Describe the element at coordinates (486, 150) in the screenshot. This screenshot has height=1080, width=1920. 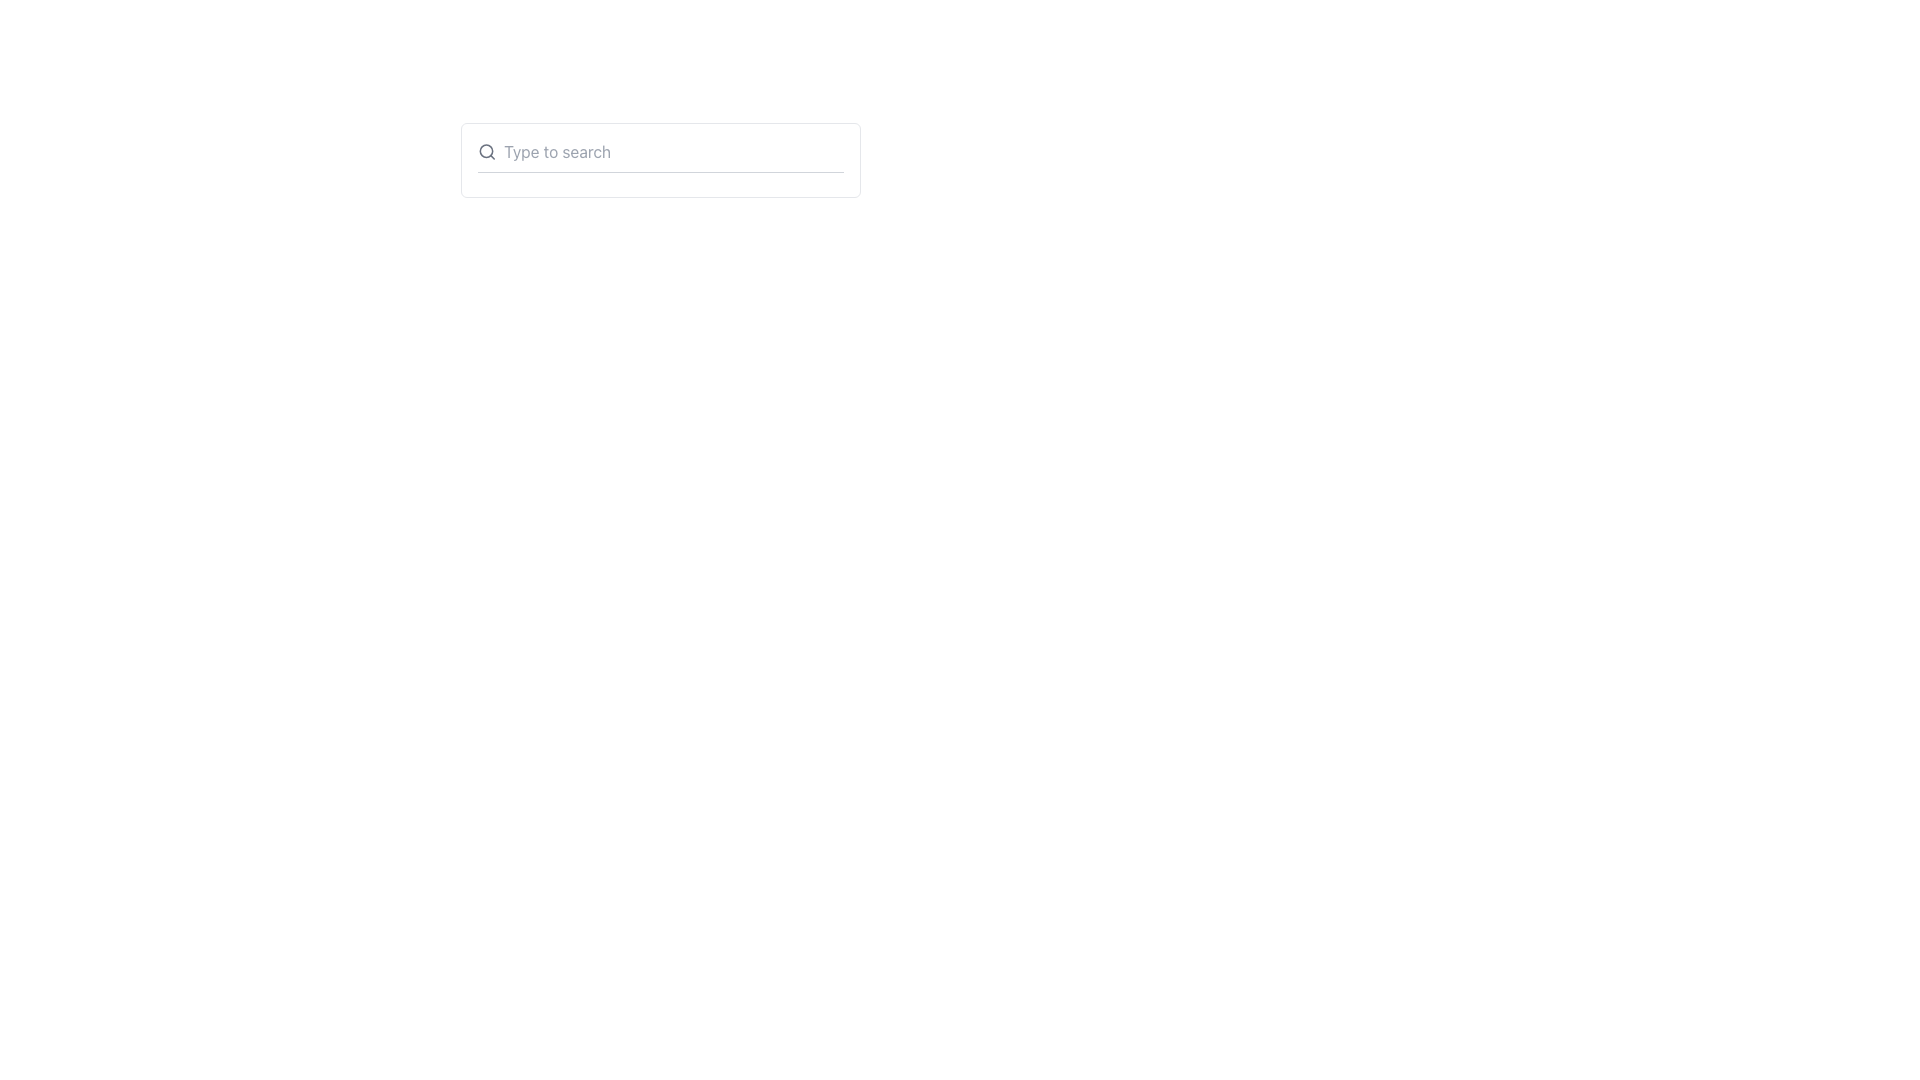
I see `the search icon located at the leftmost position next to the text input area, which visually represents a search function` at that location.